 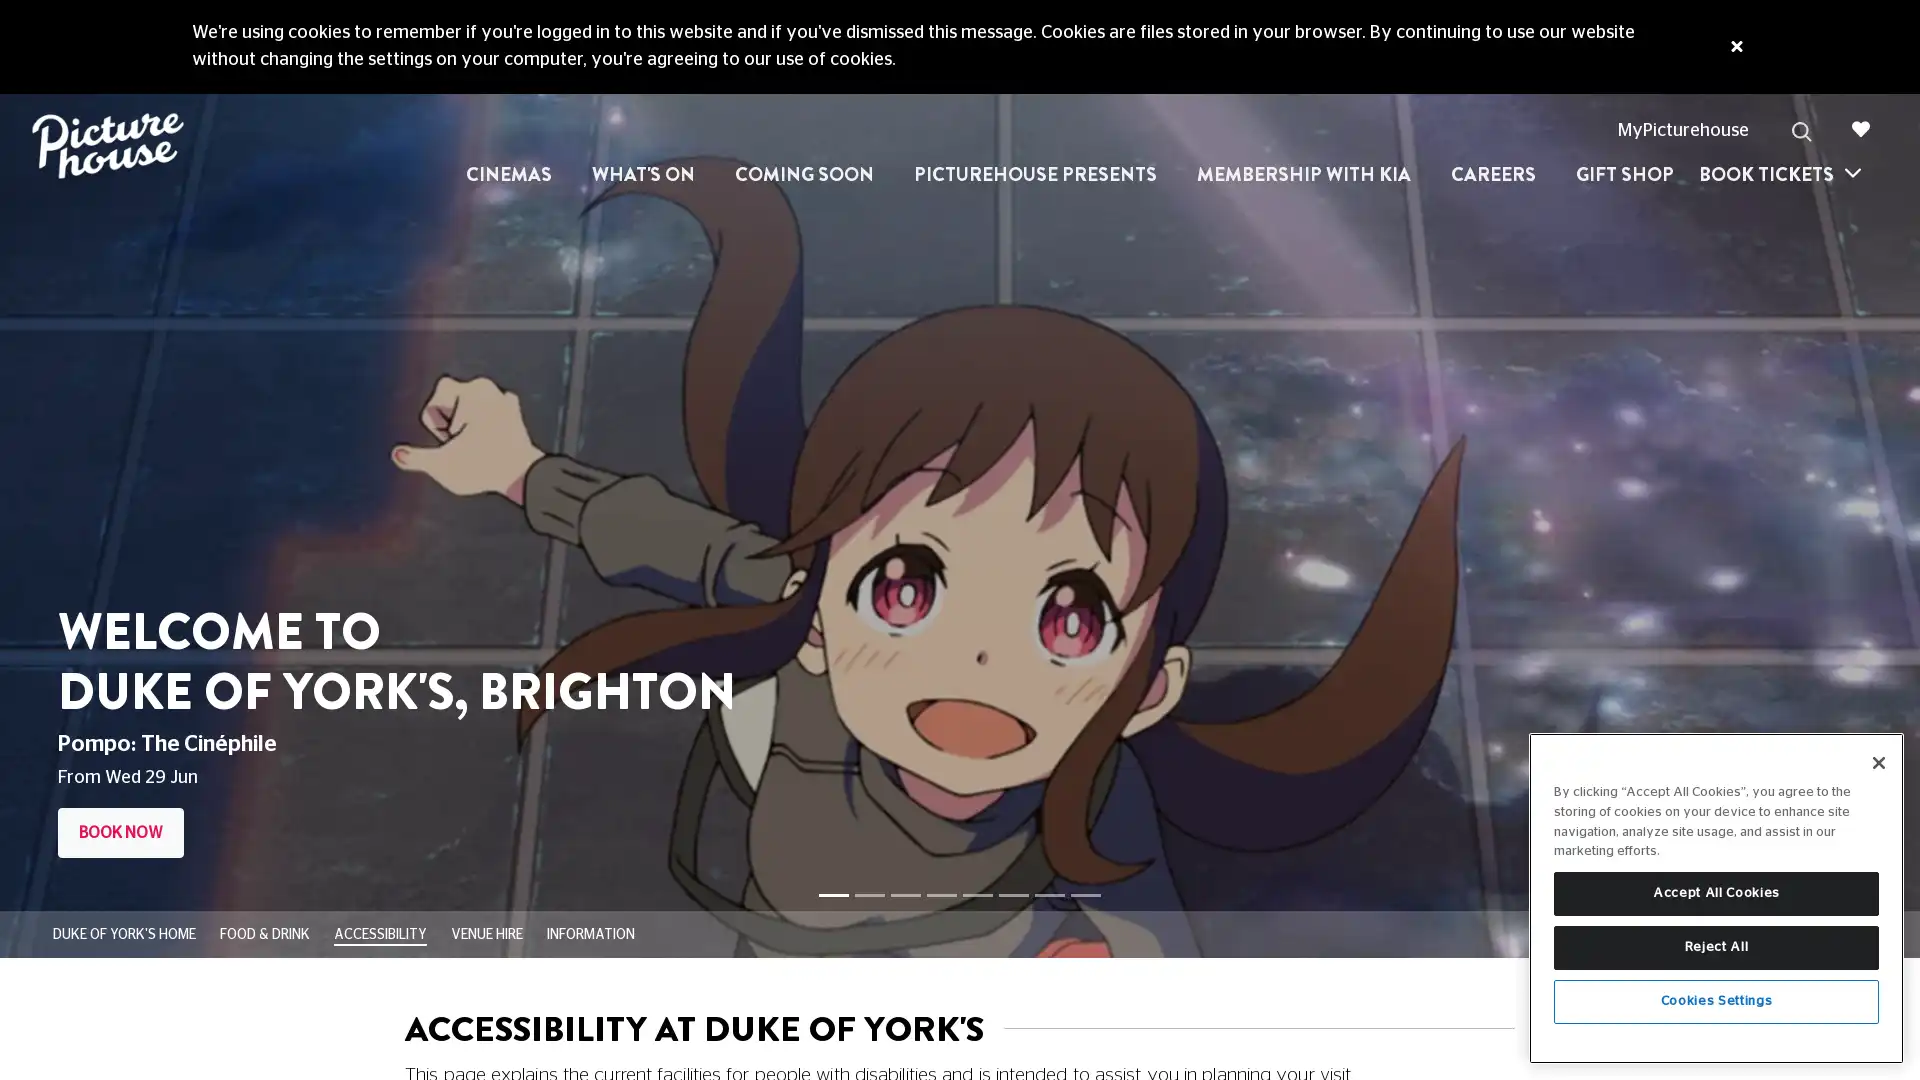 What do you see at coordinates (1715, 1002) in the screenshot?
I see `Cookies Settings` at bounding box center [1715, 1002].